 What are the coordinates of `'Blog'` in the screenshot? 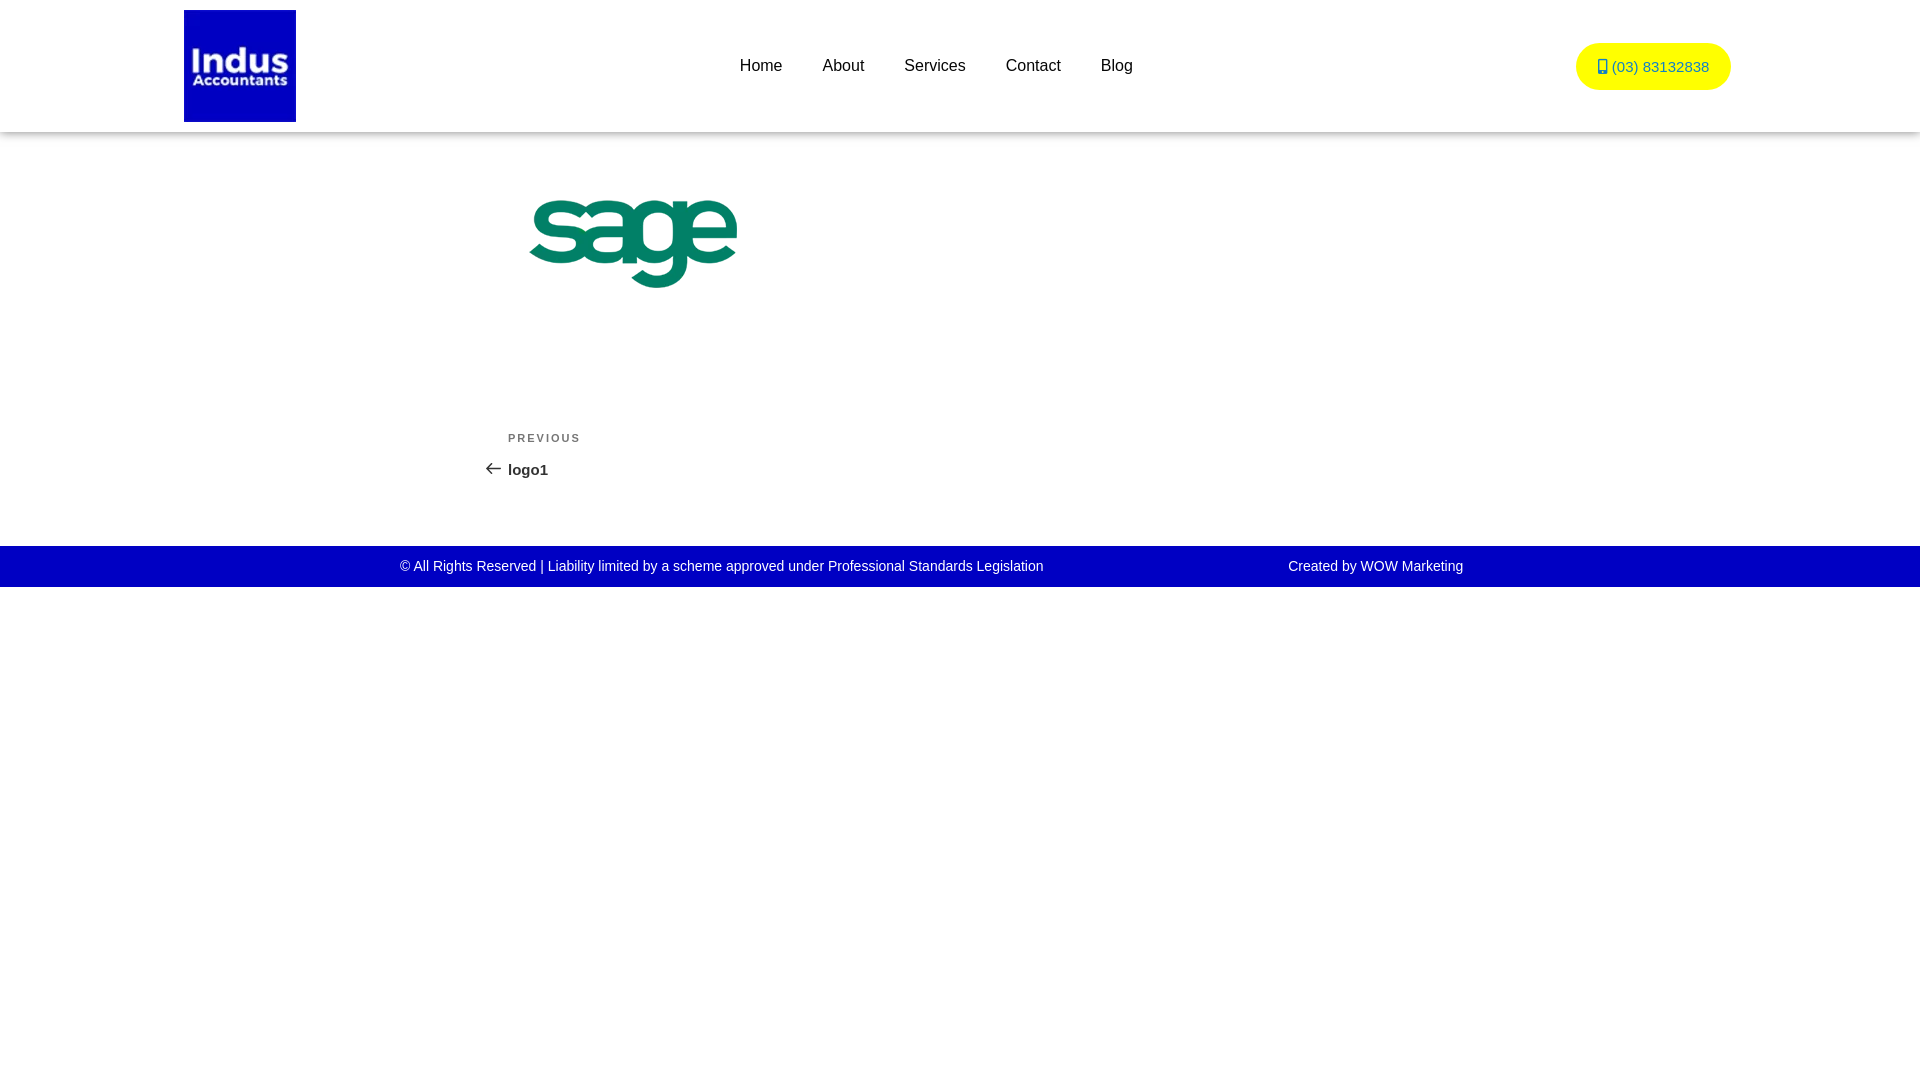 It's located at (1116, 64).